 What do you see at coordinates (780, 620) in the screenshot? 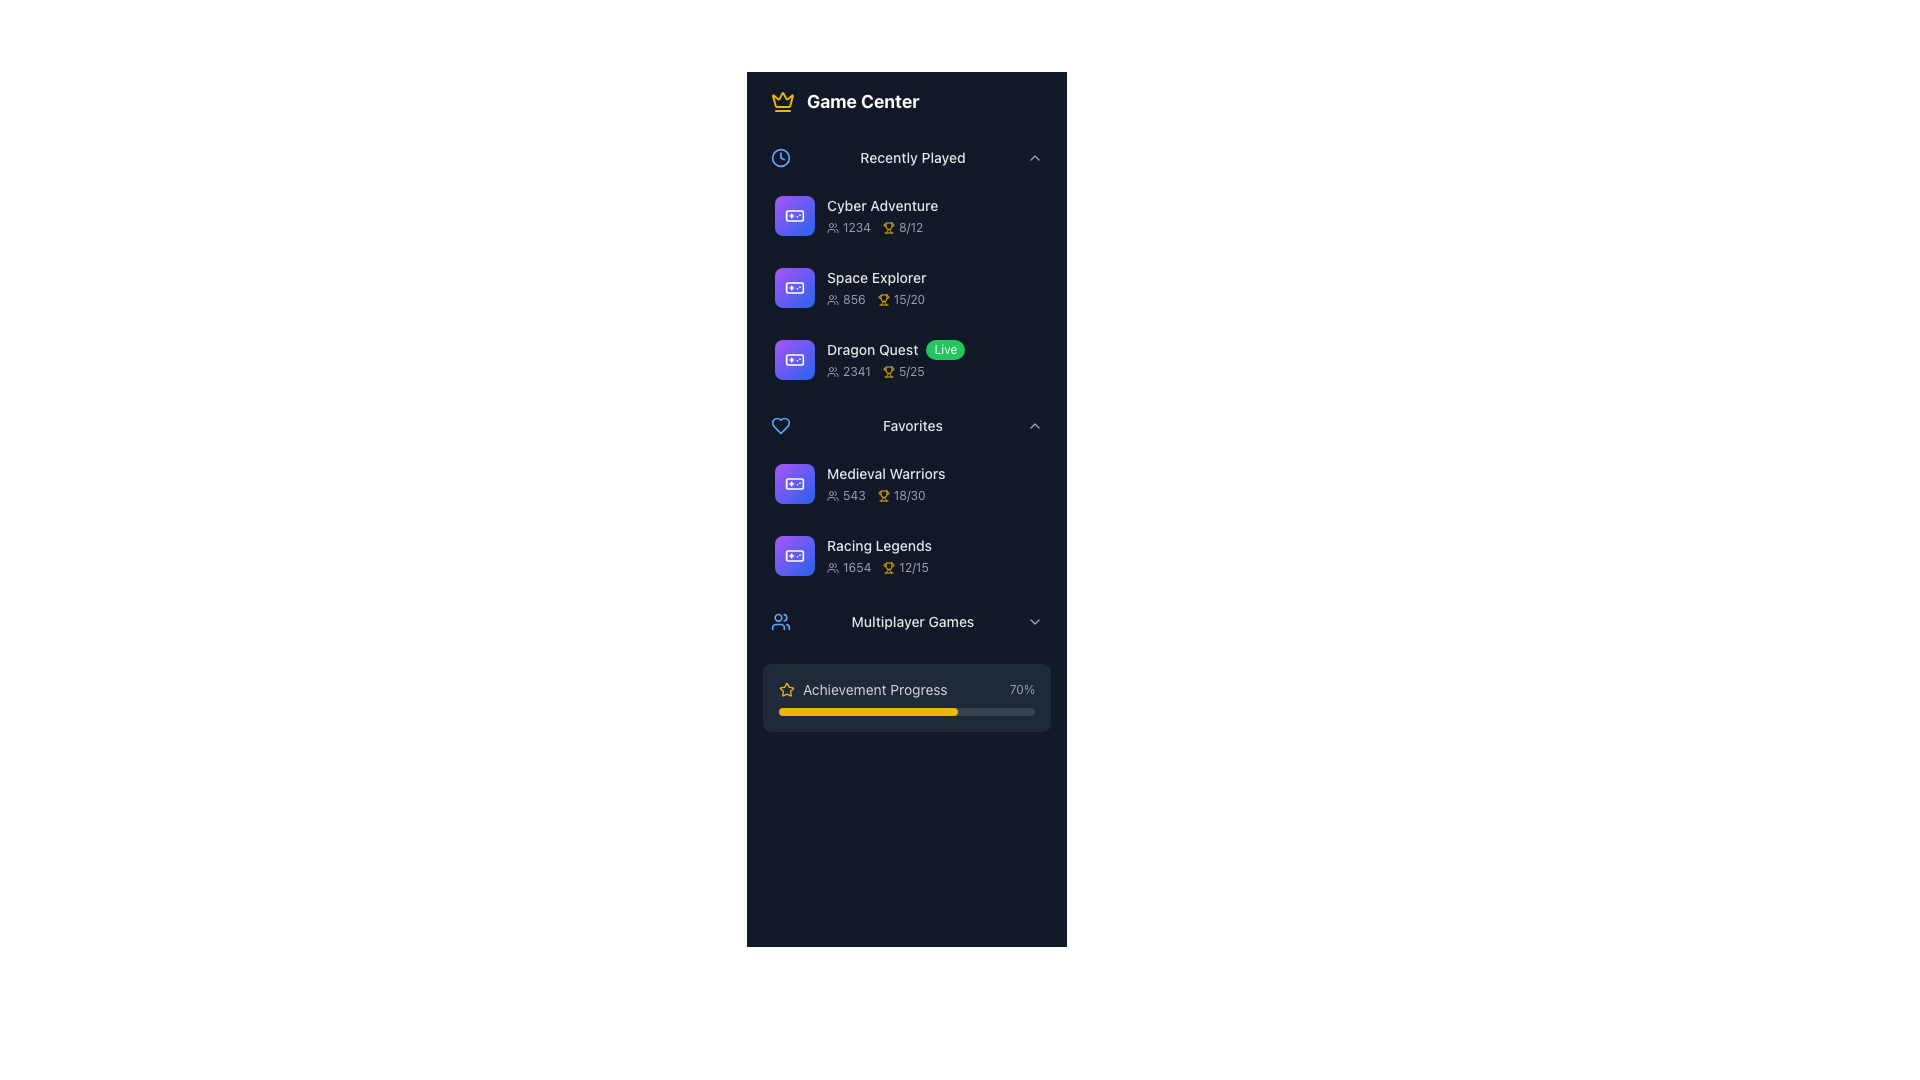
I see `the 'Multiplayer Games' icon located in the lower section of the 'Game Center' panel, positioned to the far left of the text label` at bounding box center [780, 620].